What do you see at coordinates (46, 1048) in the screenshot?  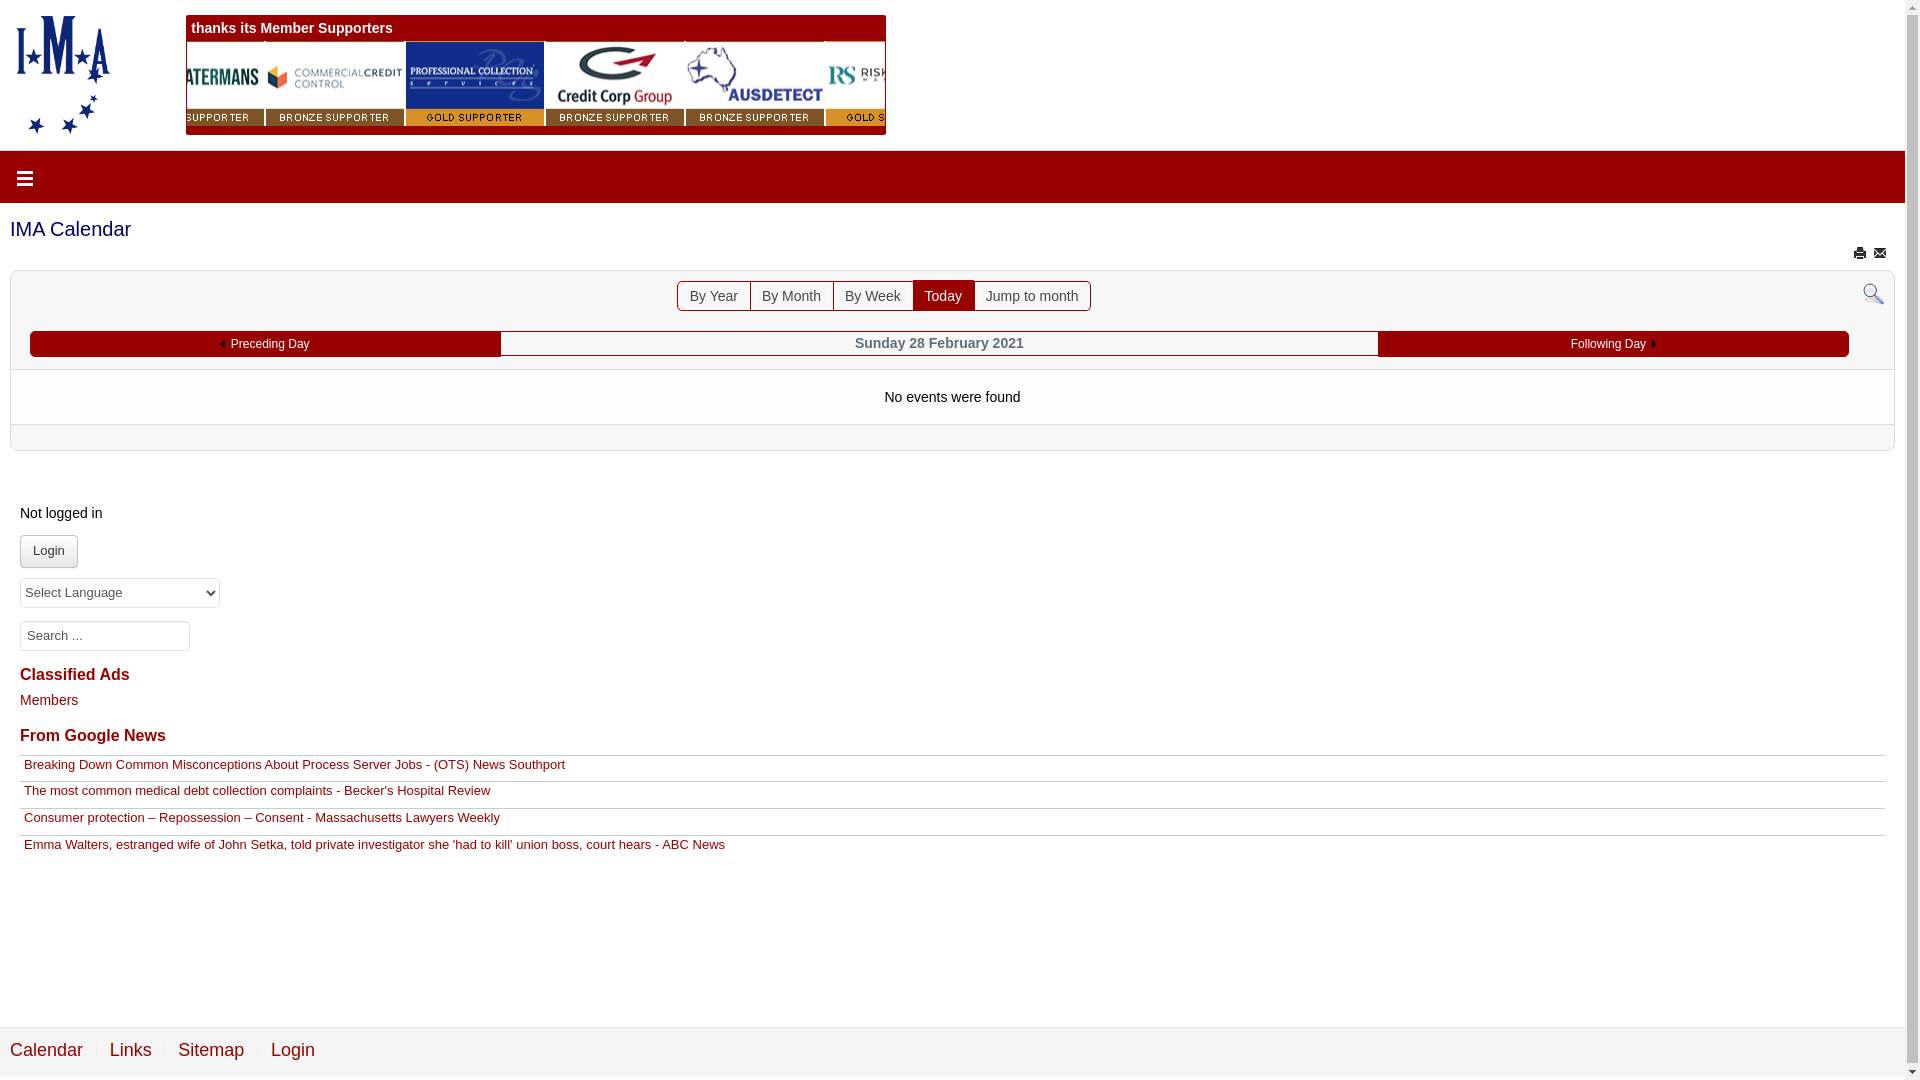 I see `'Calendar'` at bounding box center [46, 1048].